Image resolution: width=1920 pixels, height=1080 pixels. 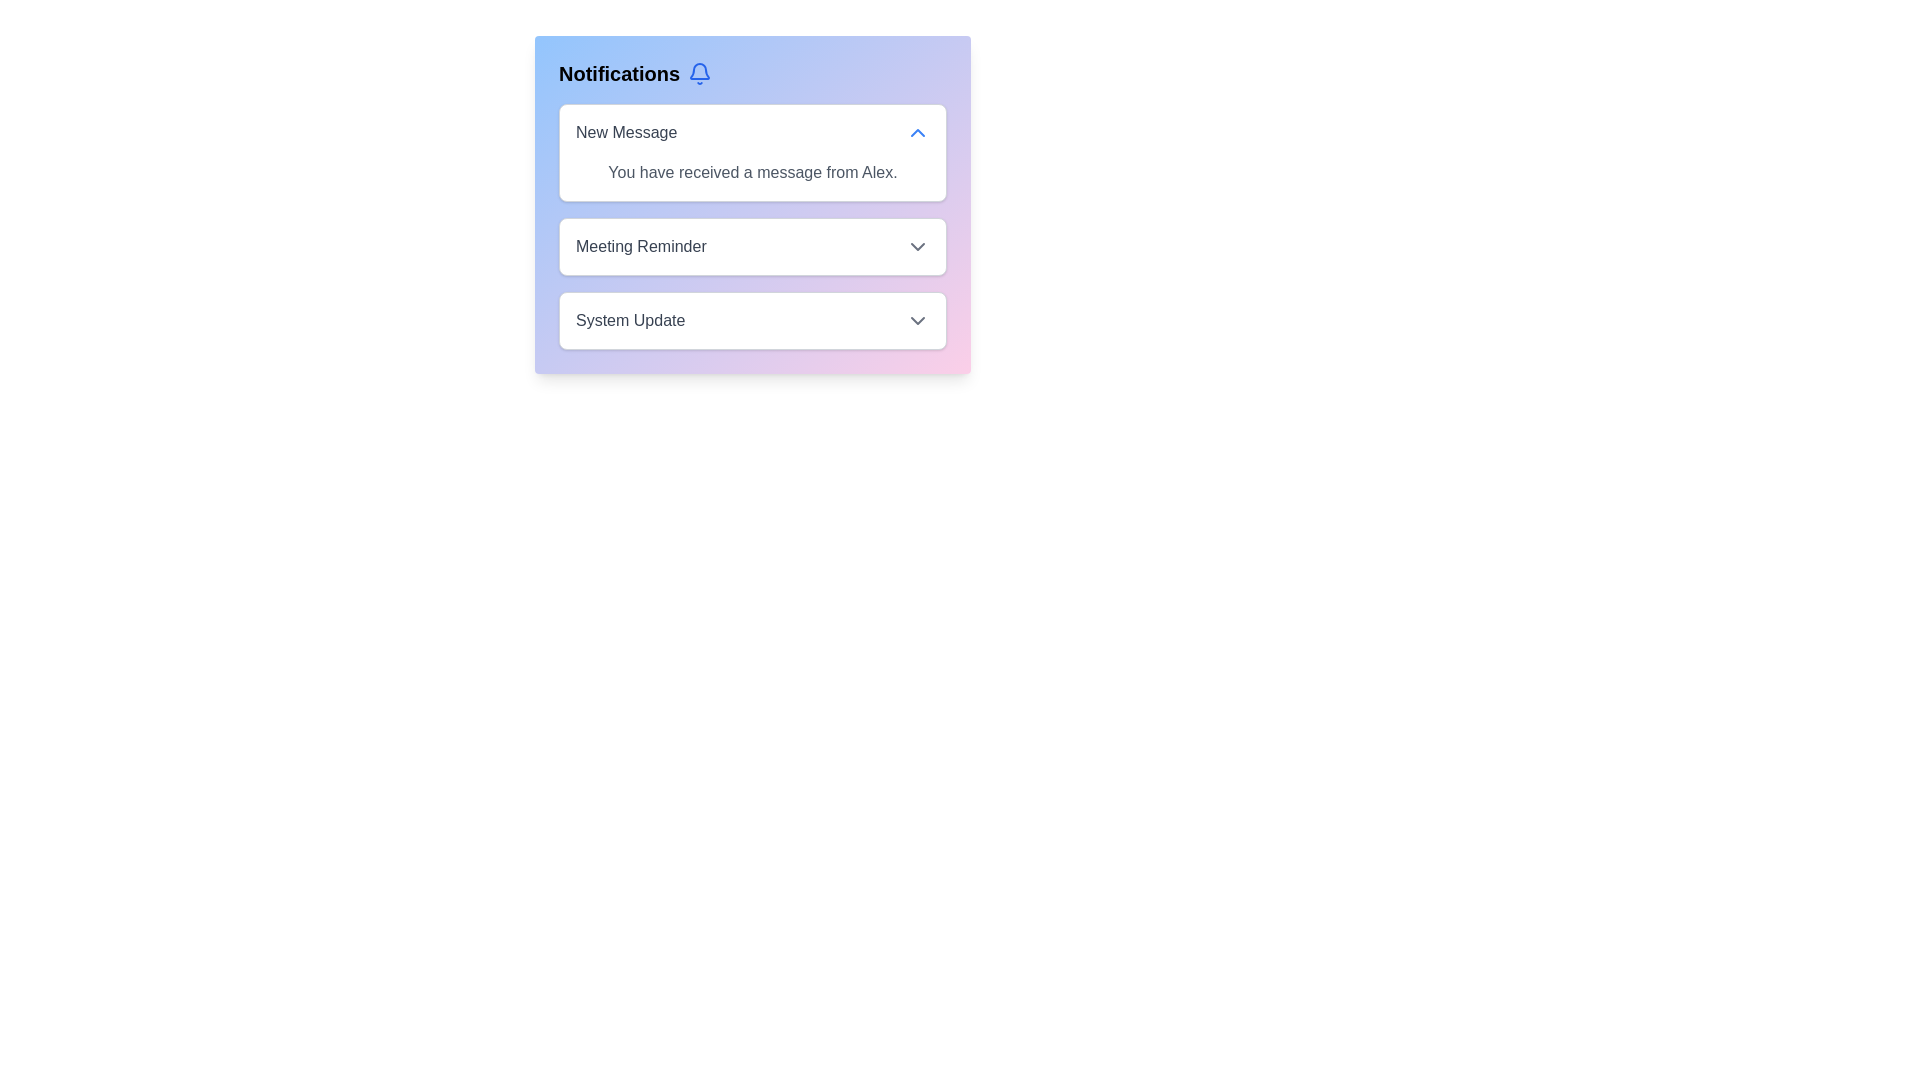 I want to click on the first notification card labeled 'New Message' in the Notifications section, so click(x=752, y=152).